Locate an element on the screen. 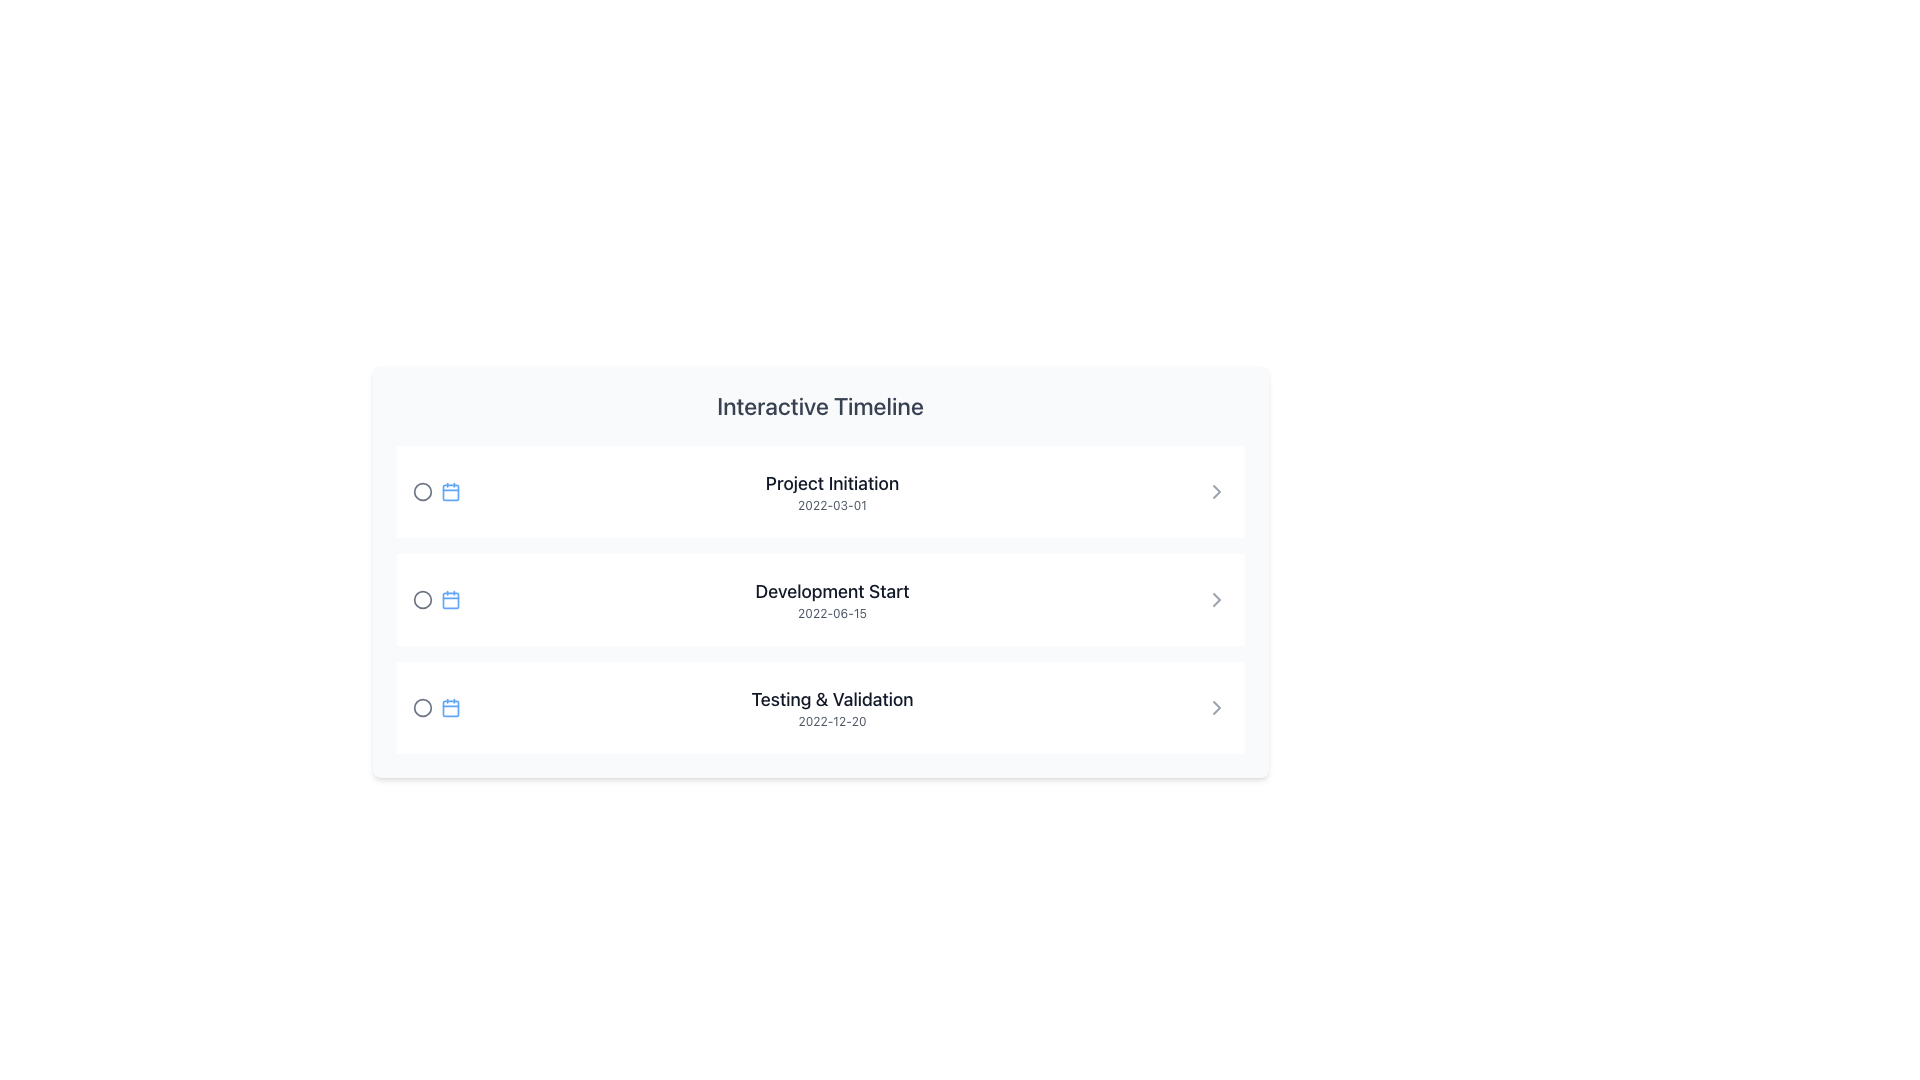 The height and width of the screenshot is (1080, 1920). the icon pair located in the third row of the 'Interactive Timeline' section, near the text 'Testing & Validation' and its associated date is located at coordinates (435, 707).